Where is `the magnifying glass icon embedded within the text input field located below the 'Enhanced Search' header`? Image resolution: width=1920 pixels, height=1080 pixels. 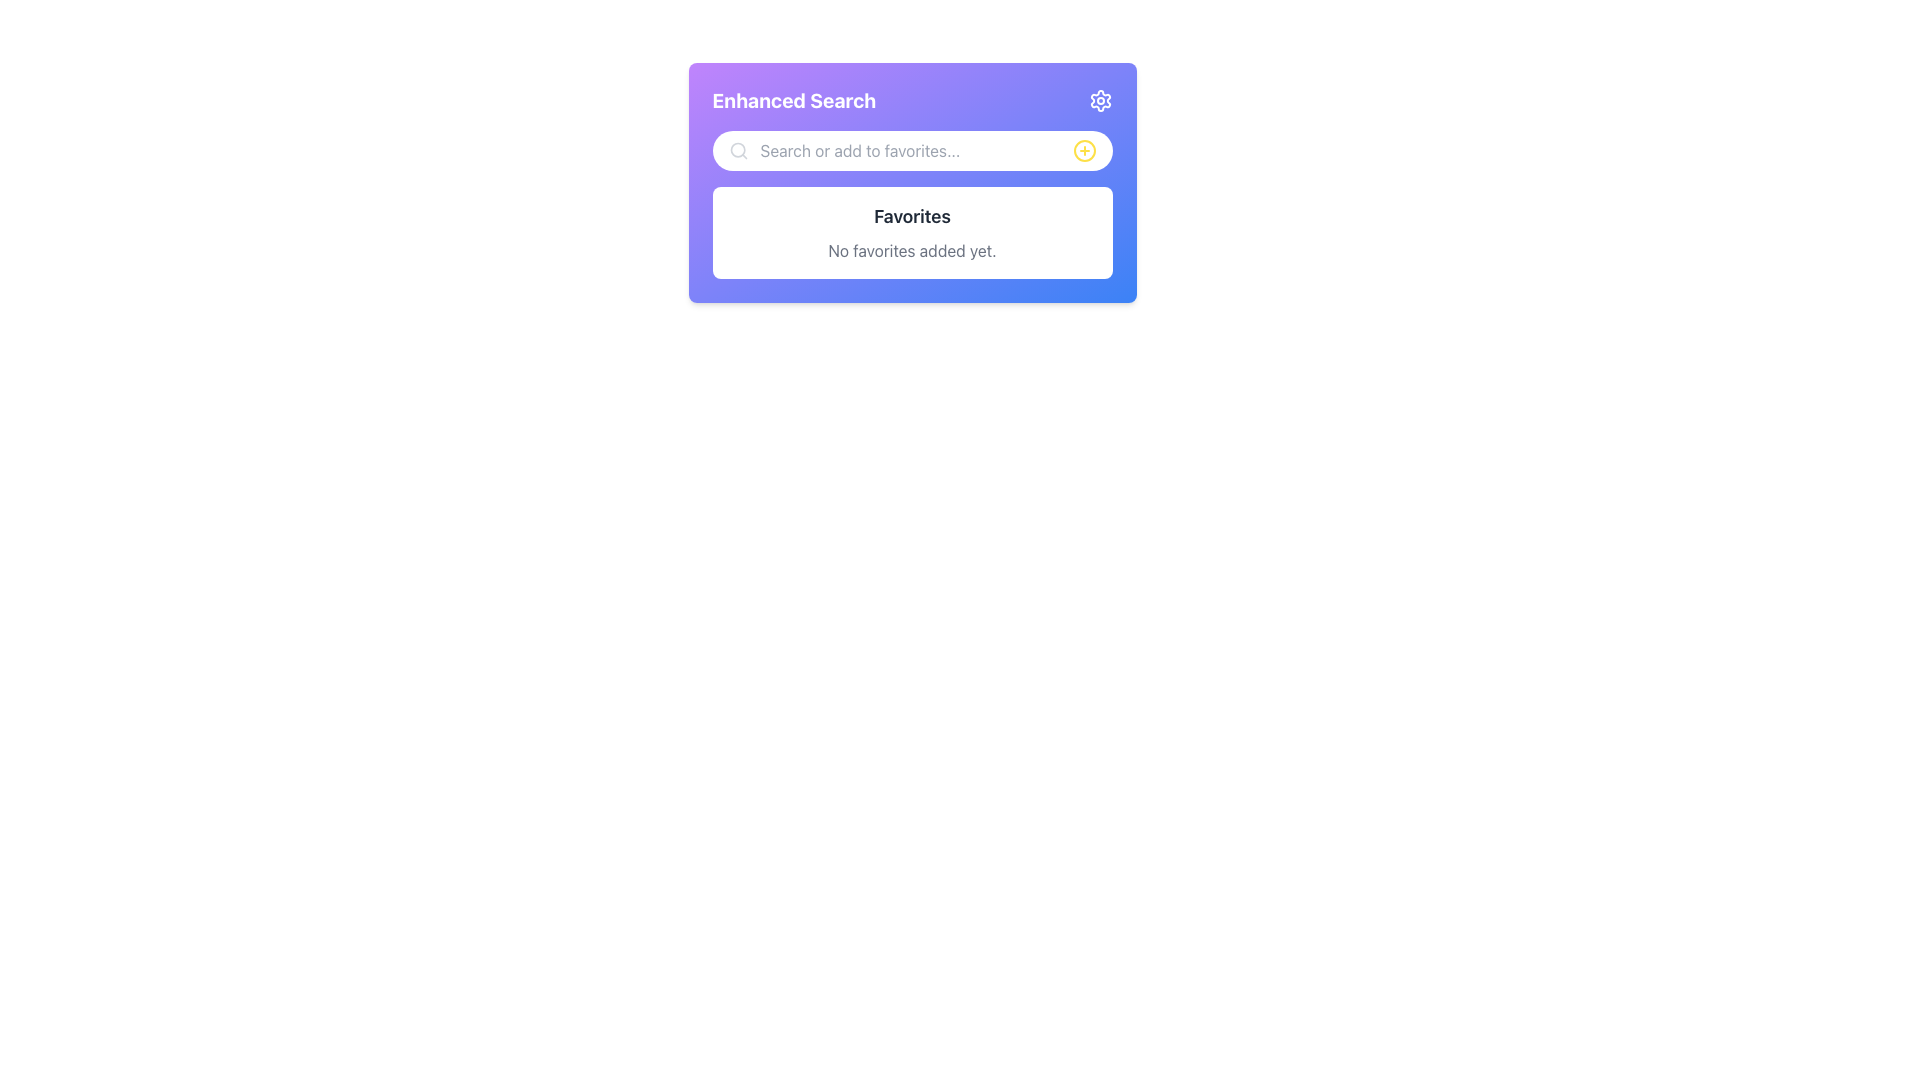
the magnifying glass icon embedded within the text input field located below the 'Enhanced Search' header is located at coordinates (911, 149).